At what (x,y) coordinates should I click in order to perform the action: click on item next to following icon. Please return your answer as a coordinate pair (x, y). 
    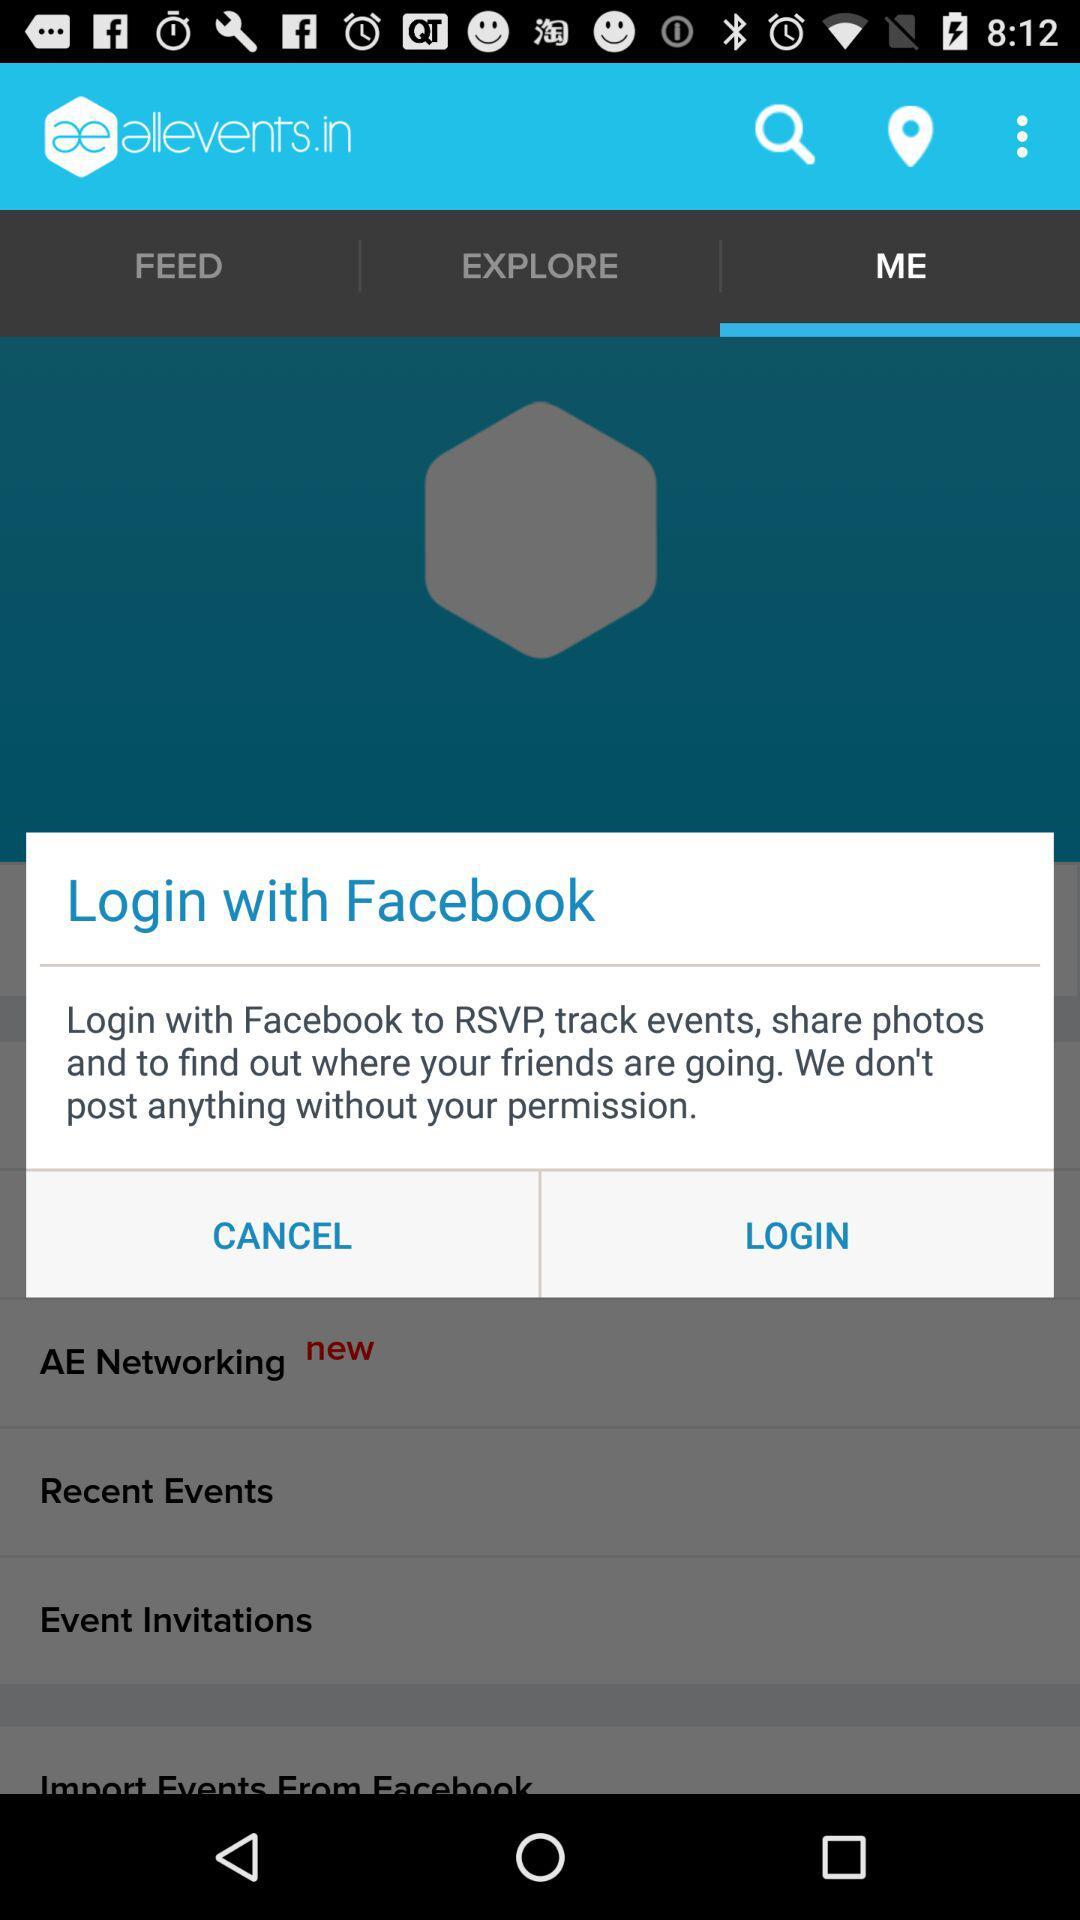
    Looking at the image, I should click on (534, 929).